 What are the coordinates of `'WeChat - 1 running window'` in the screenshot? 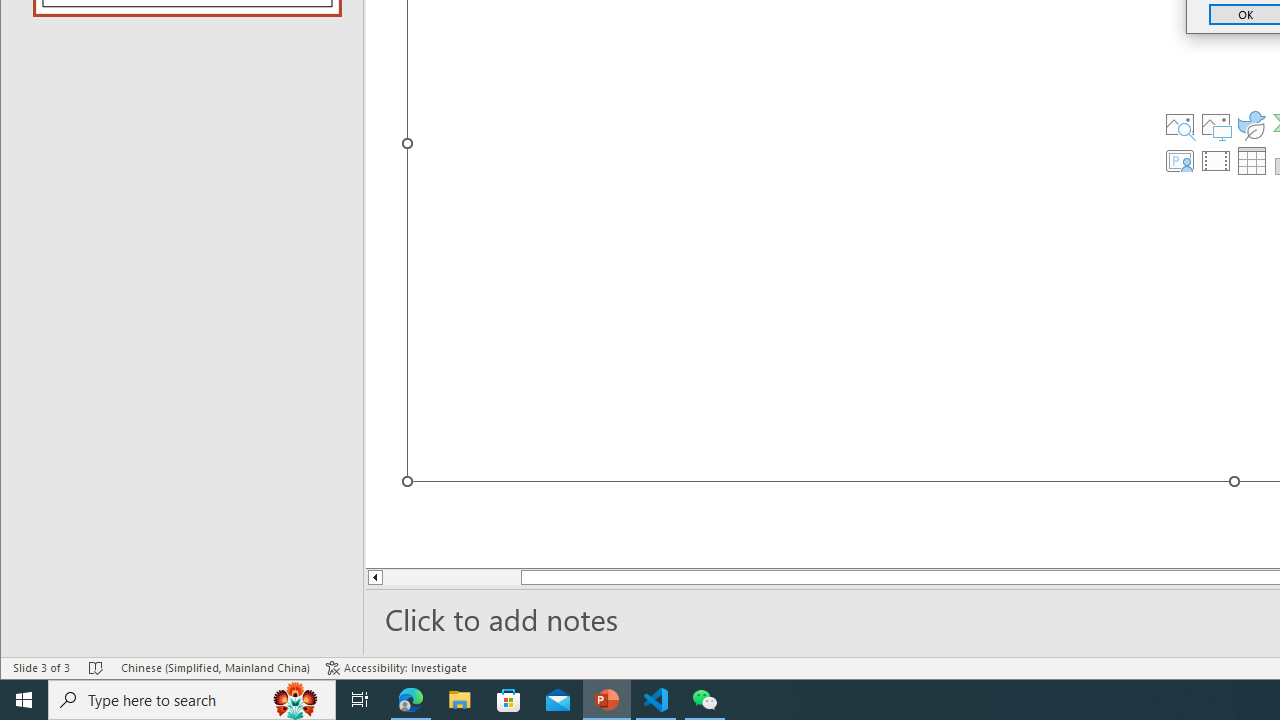 It's located at (705, 698).